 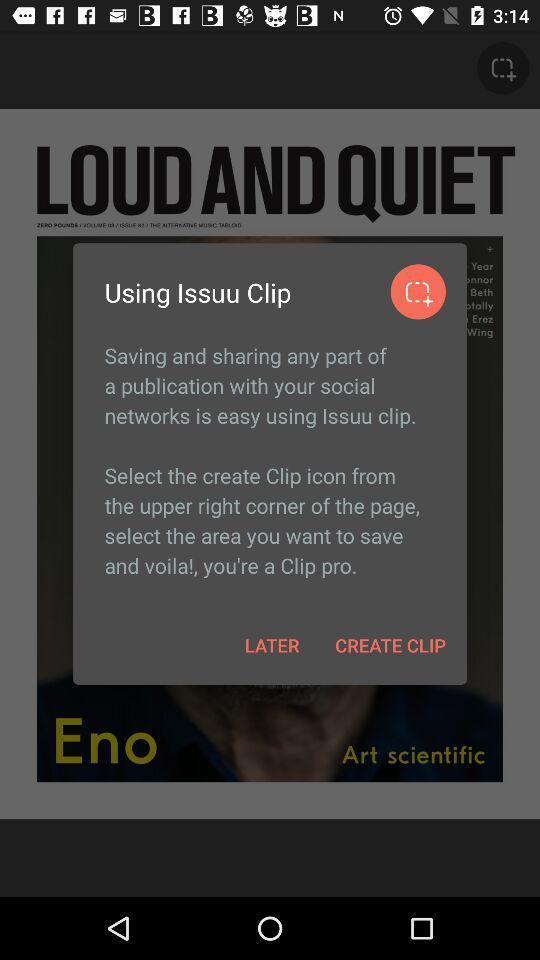 What do you see at coordinates (271, 644) in the screenshot?
I see `later` at bounding box center [271, 644].